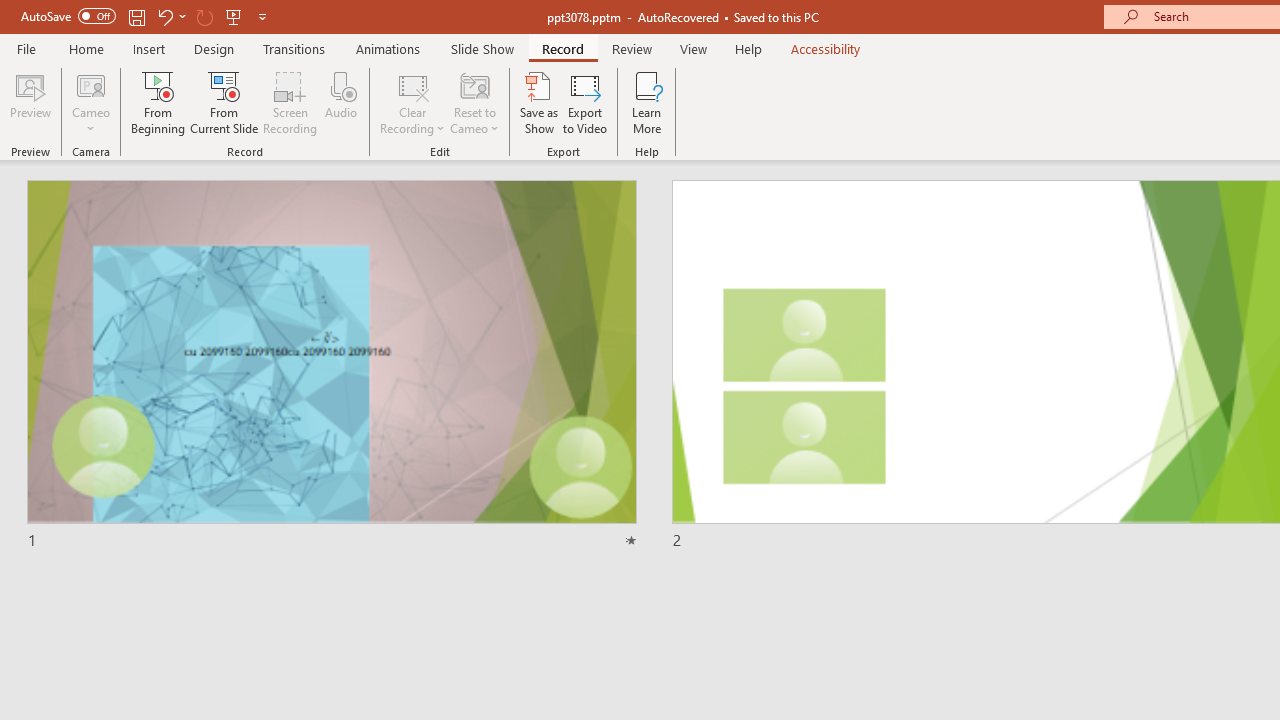  I want to click on 'Reset to Cameo', so click(473, 103).